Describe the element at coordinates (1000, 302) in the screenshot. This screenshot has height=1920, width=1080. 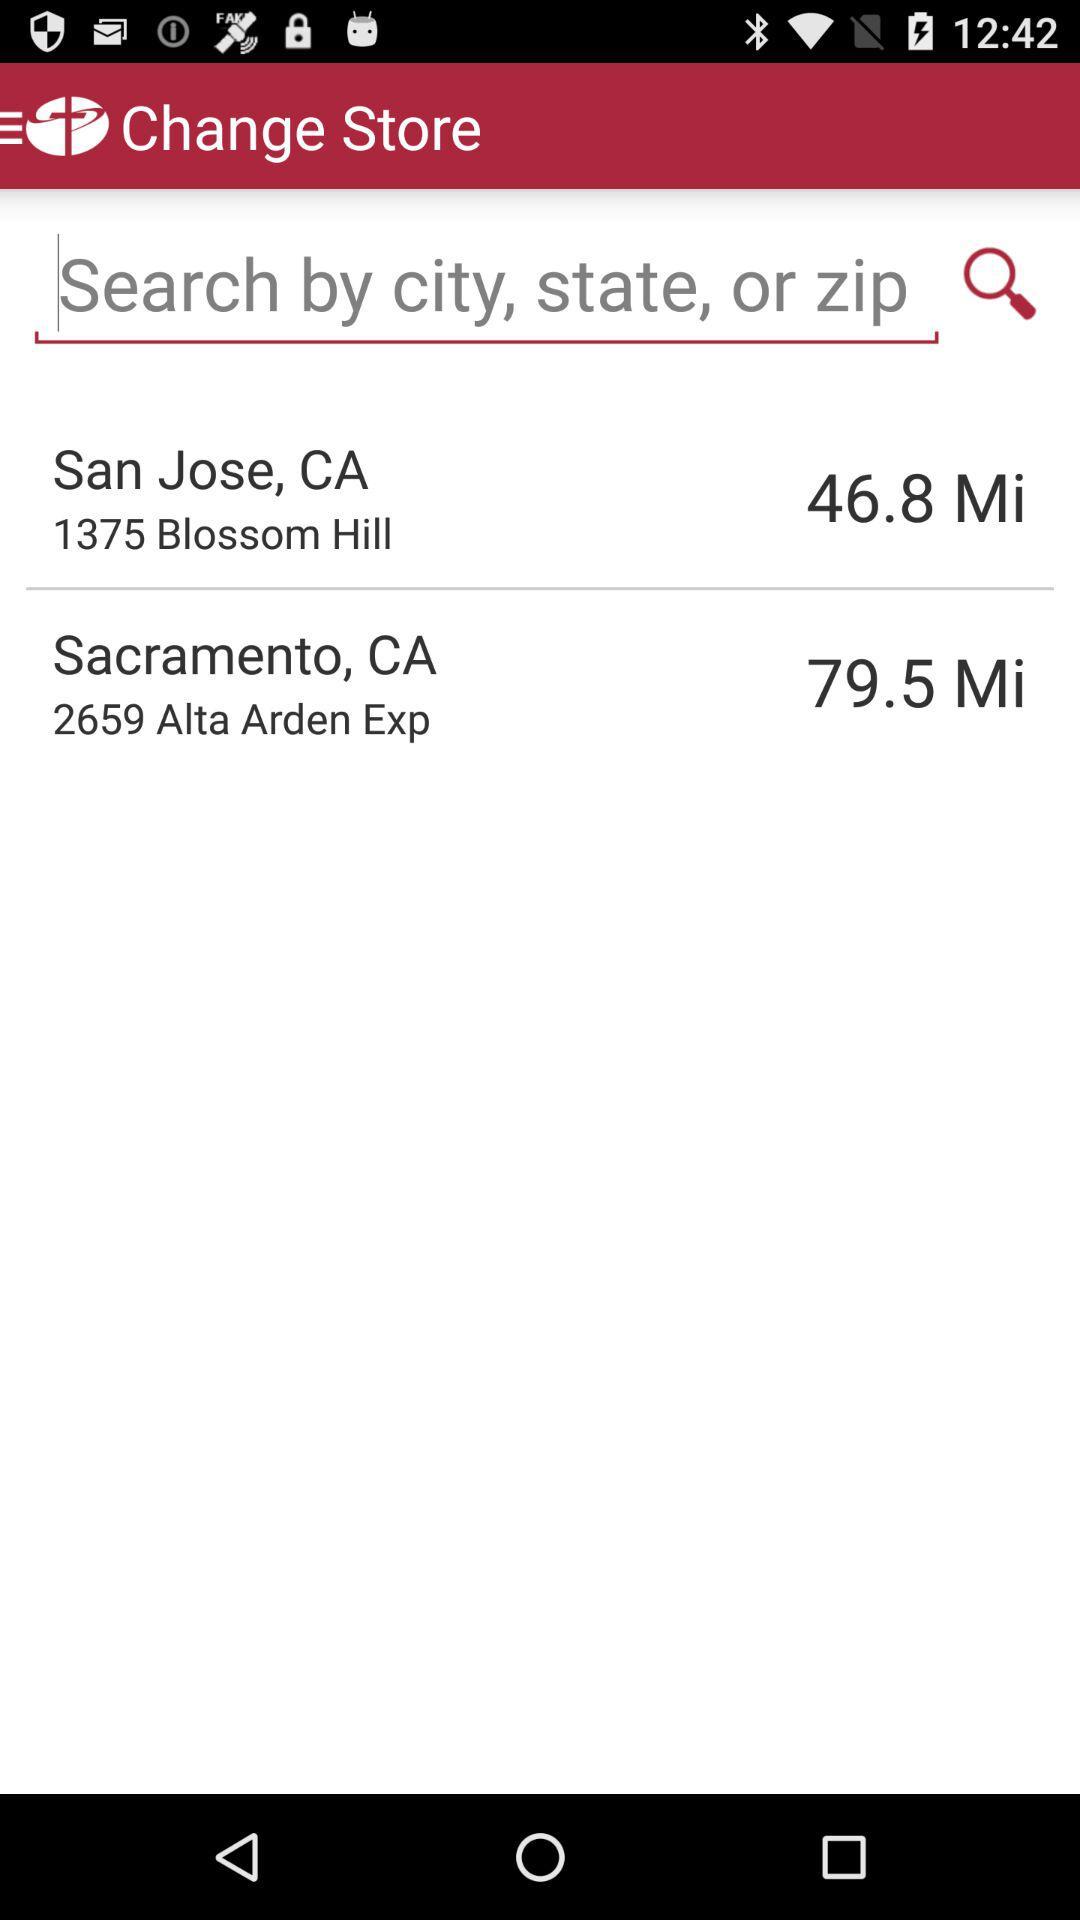
I see `the search icon` at that location.